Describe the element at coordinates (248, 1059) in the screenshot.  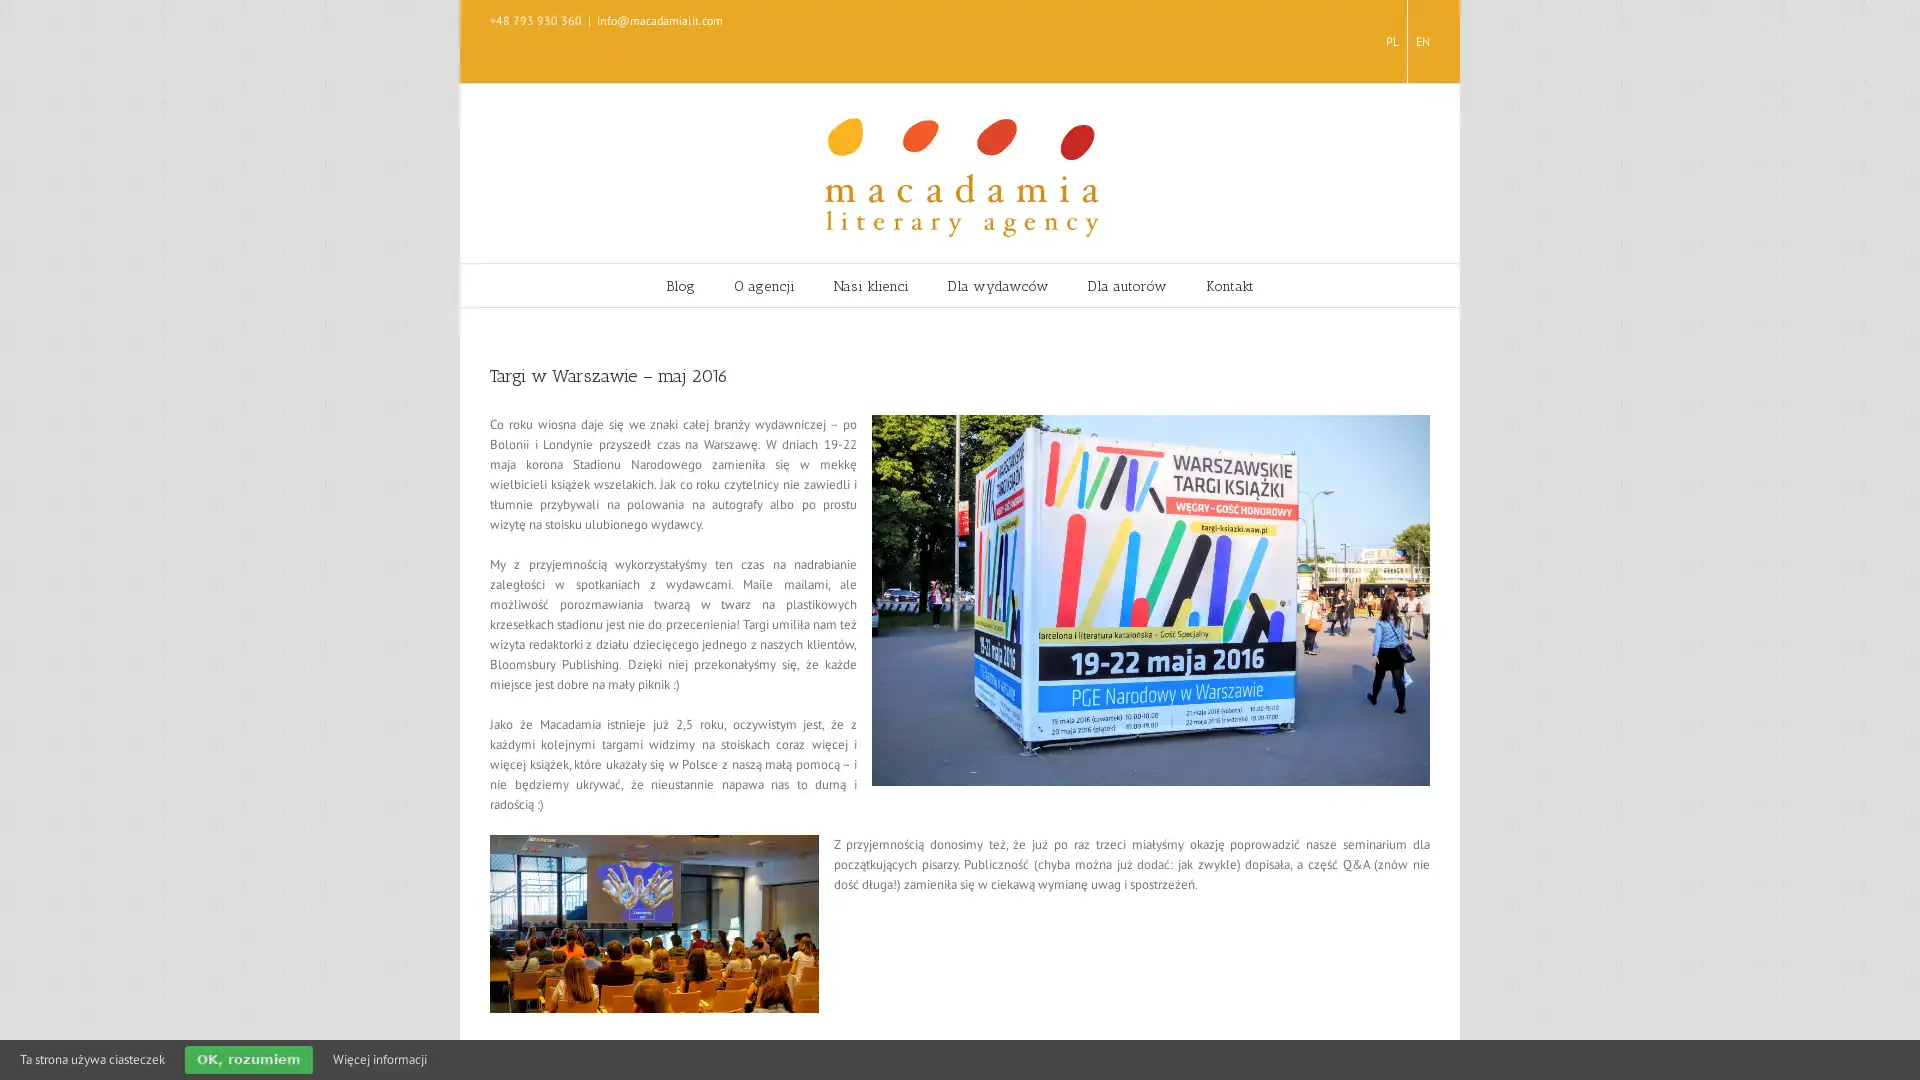
I see `OK, rozumiem` at that location.